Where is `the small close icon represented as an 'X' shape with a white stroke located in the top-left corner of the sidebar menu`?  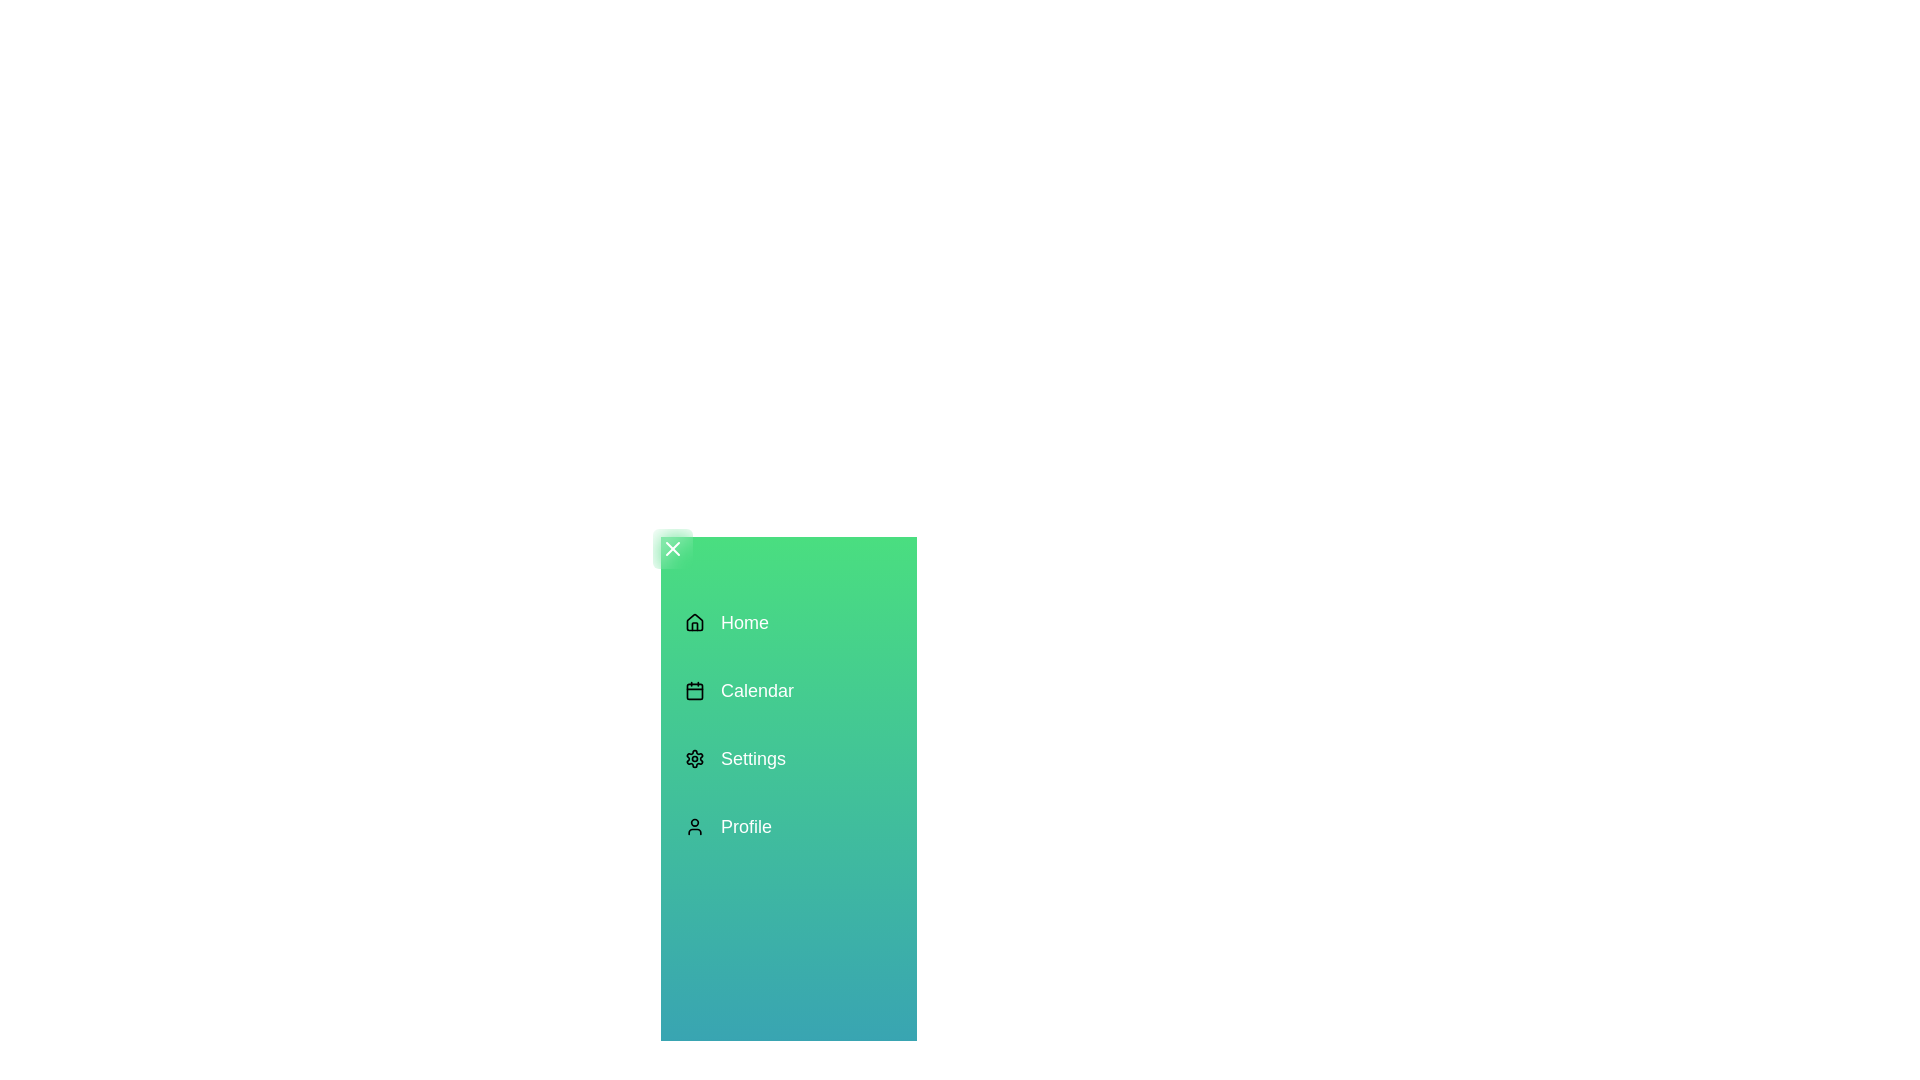 the small close icon represented as an 'X' shape with a white stroke located in the top-left corner of the sidebar menu is located at coordinates (672, 548).